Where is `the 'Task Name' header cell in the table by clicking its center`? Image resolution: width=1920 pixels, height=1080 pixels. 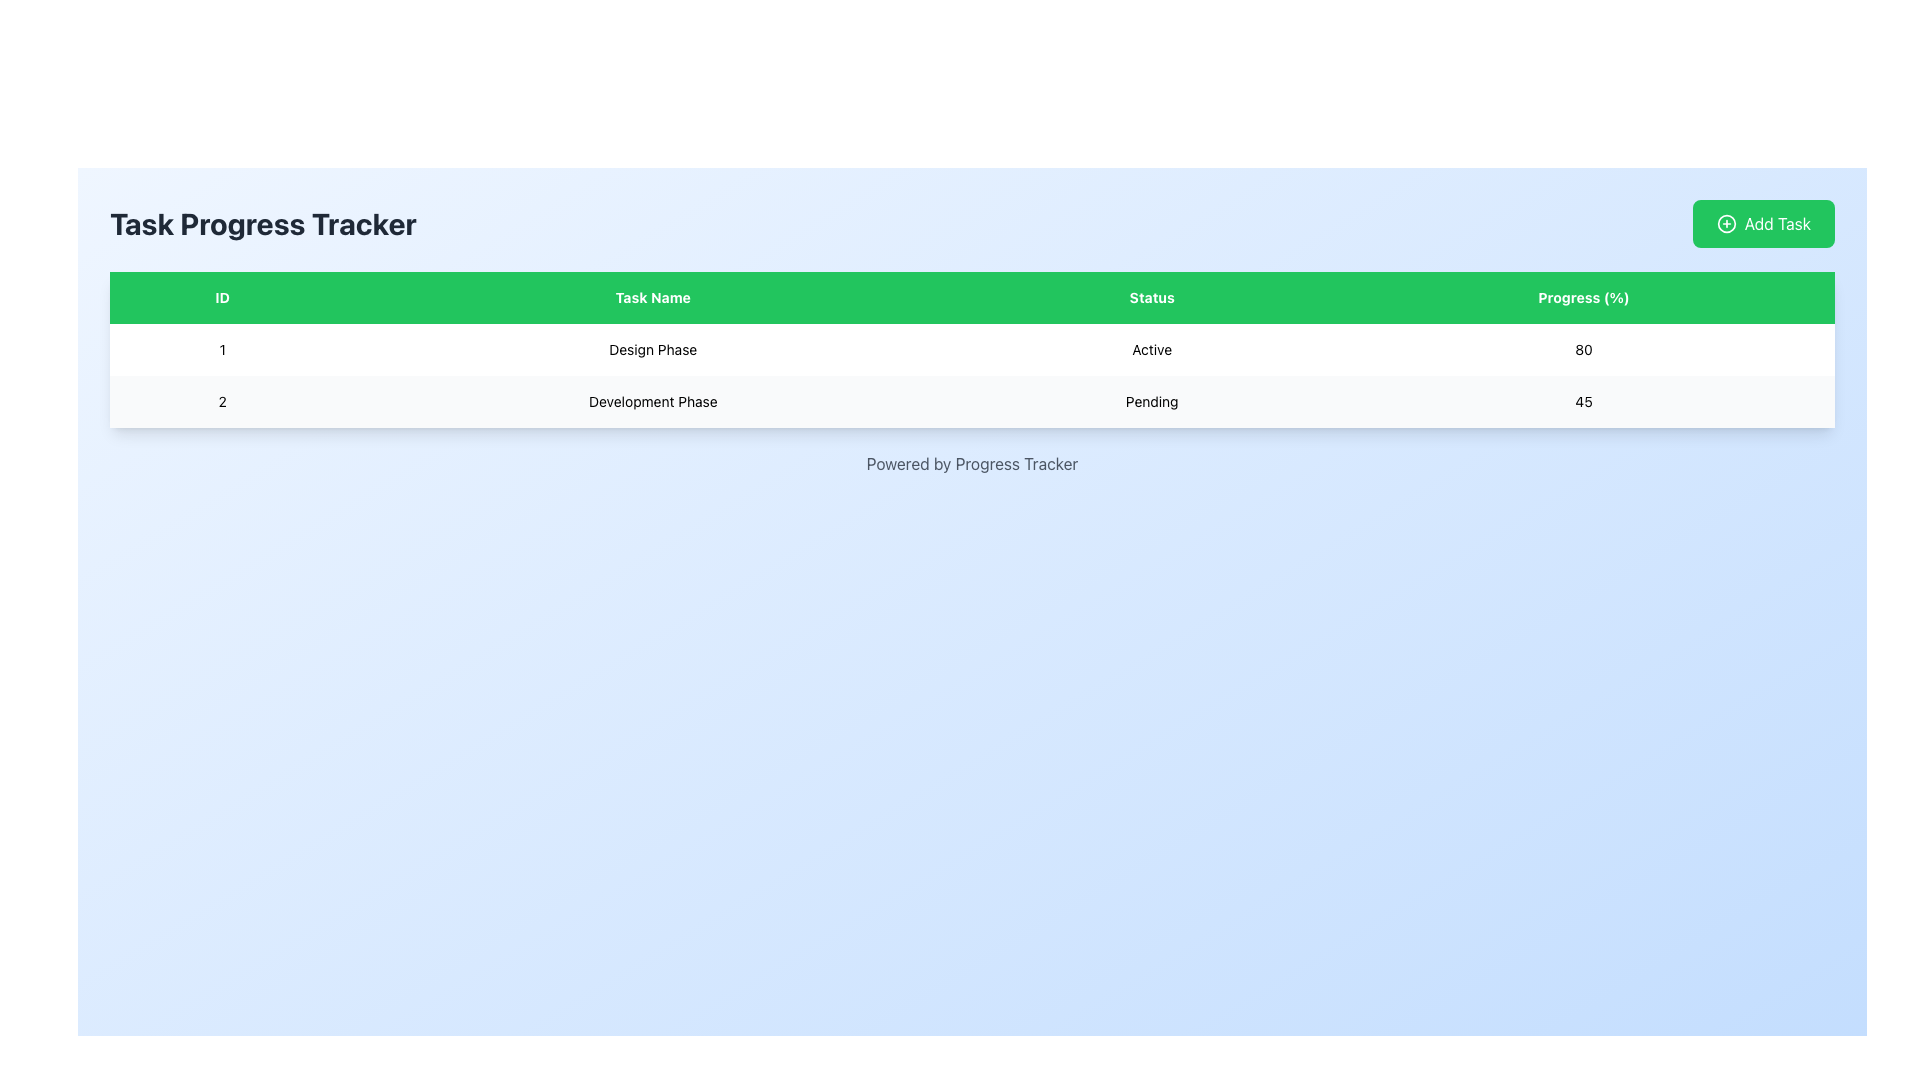 the 'Task Name' header cell in the table by clicking its center is located at coordinates (653, 297).